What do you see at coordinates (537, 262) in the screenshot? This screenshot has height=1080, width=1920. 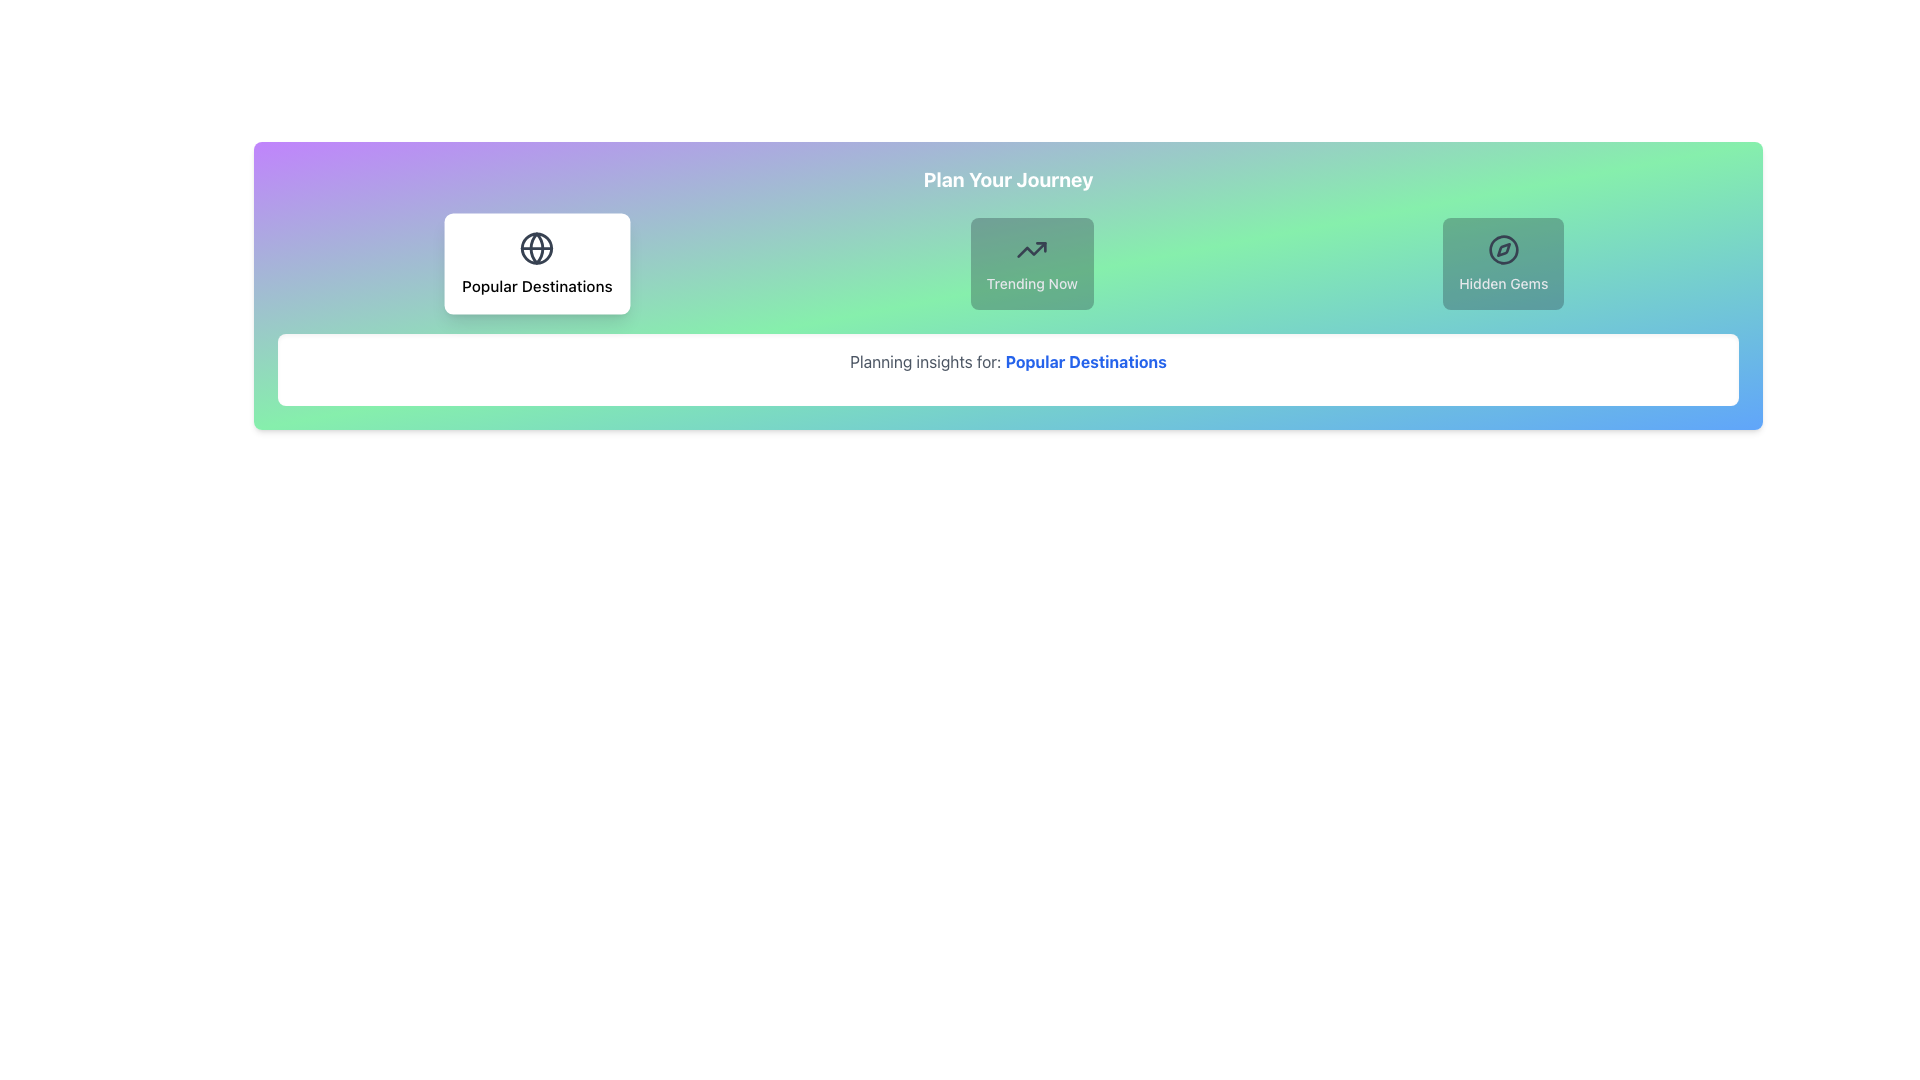 I see `the 'Popular Destinations' button, which is the first card in a horizontal row featuring a globe icon and black sans-serif text` at bounding box center [537, 262].